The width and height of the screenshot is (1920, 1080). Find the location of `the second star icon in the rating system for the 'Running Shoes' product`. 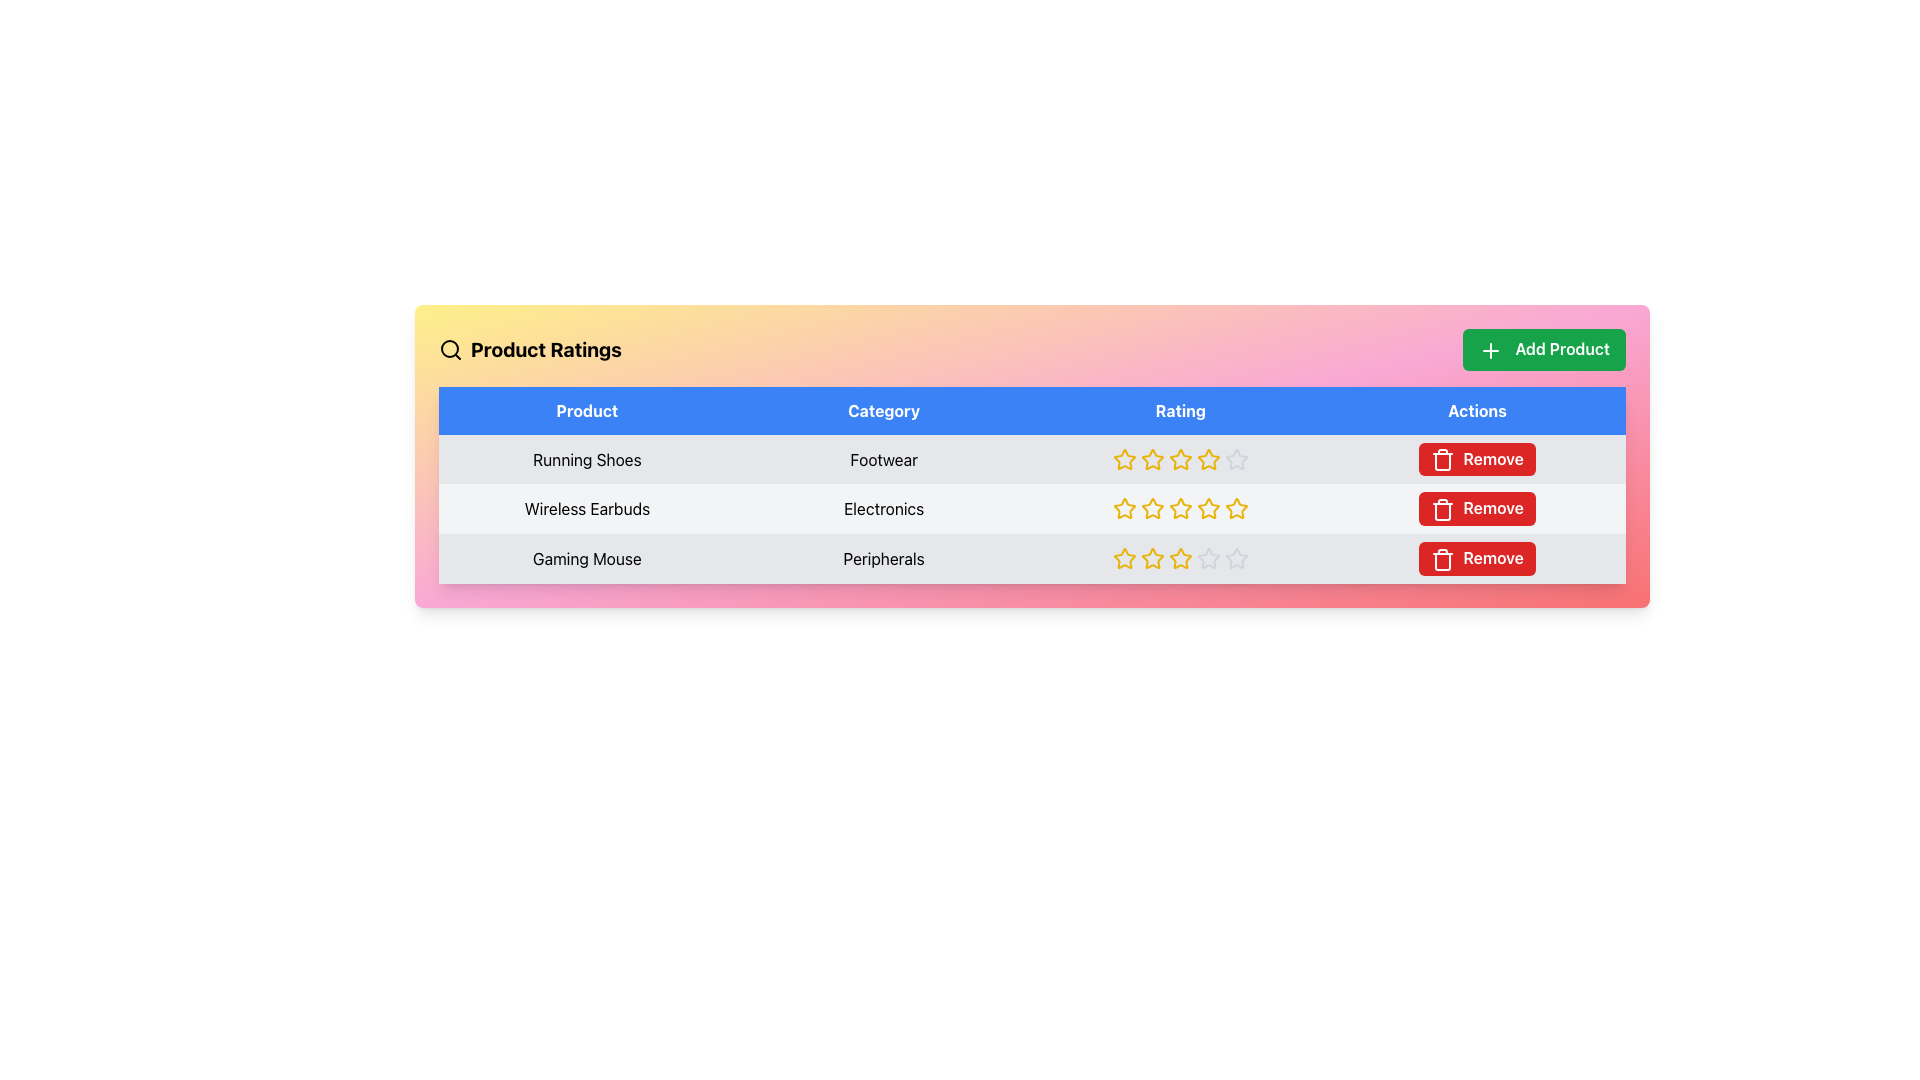

the second star icon in the rating system for the 'Running Shoes' product is located at coordinates (1152, 459).